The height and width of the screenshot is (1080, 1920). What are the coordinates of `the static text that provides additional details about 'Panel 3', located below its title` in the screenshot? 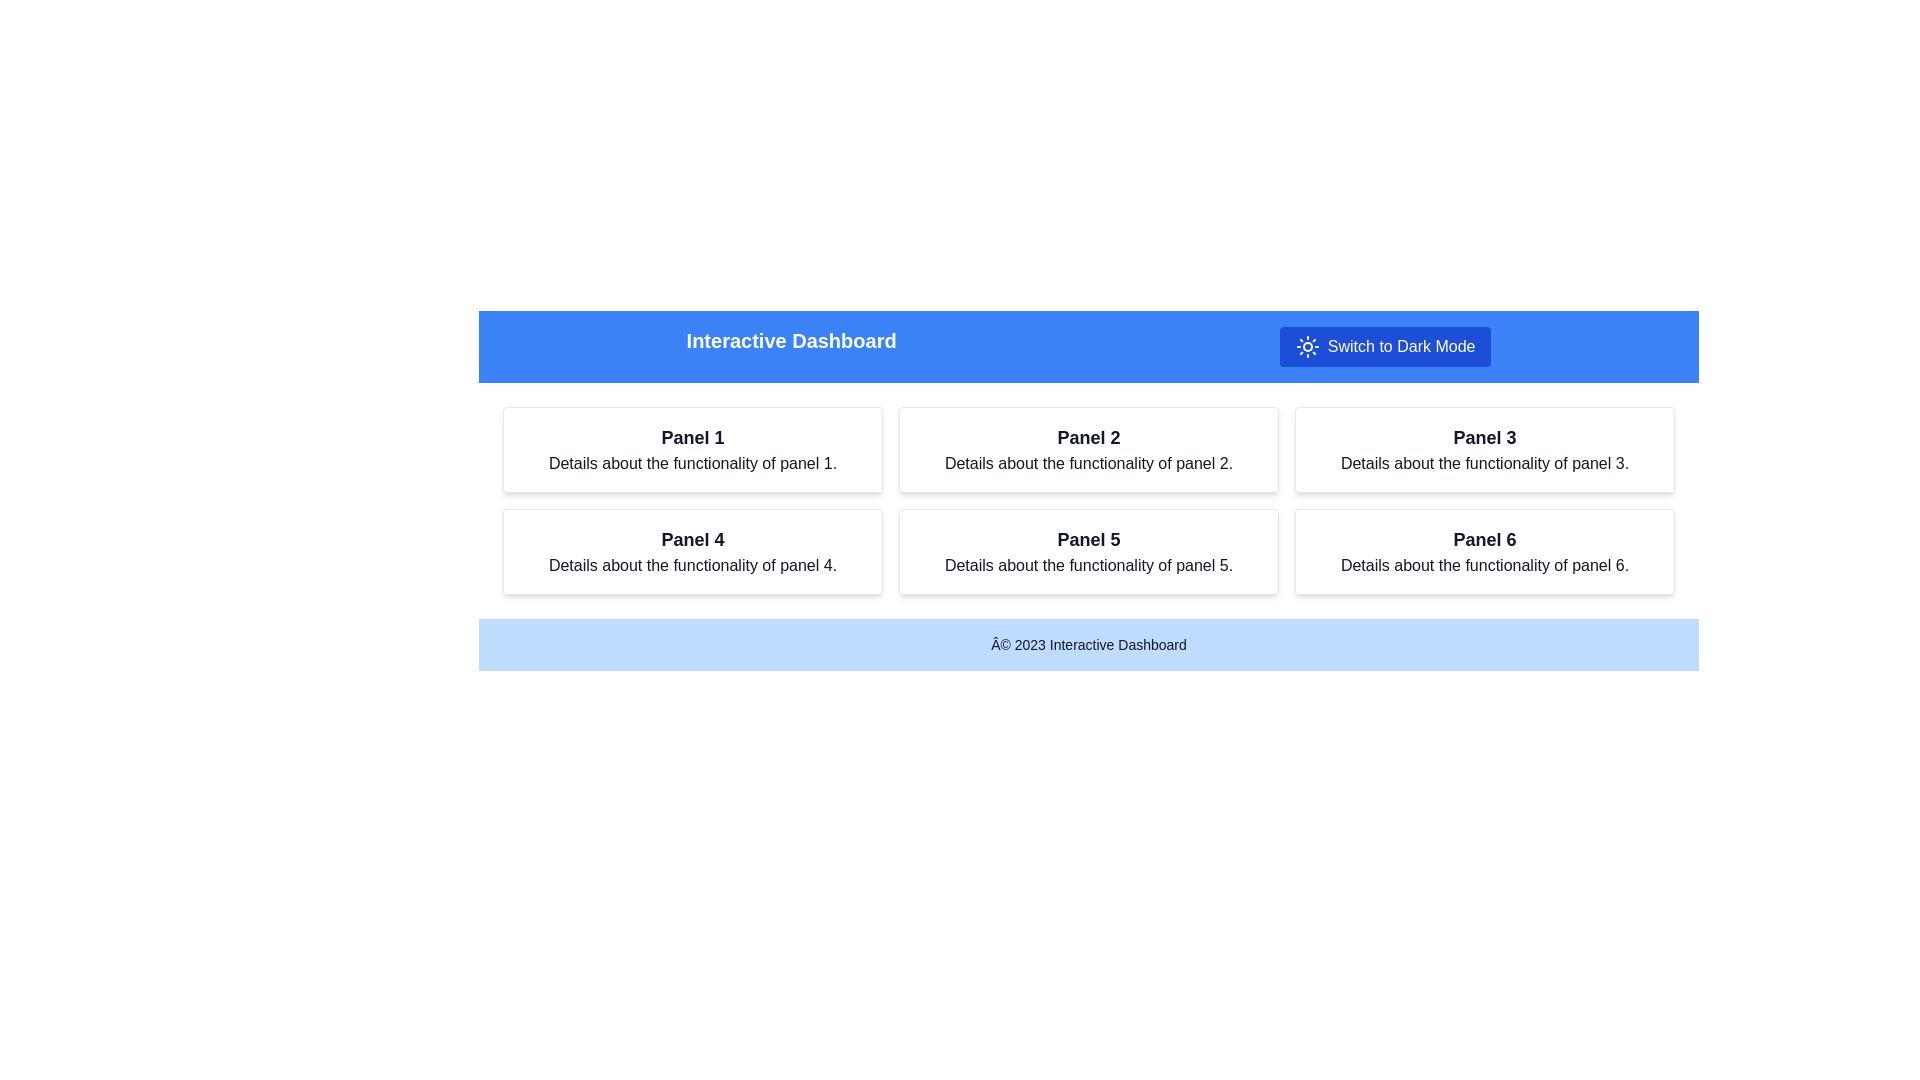 It's located at (1484, 463).